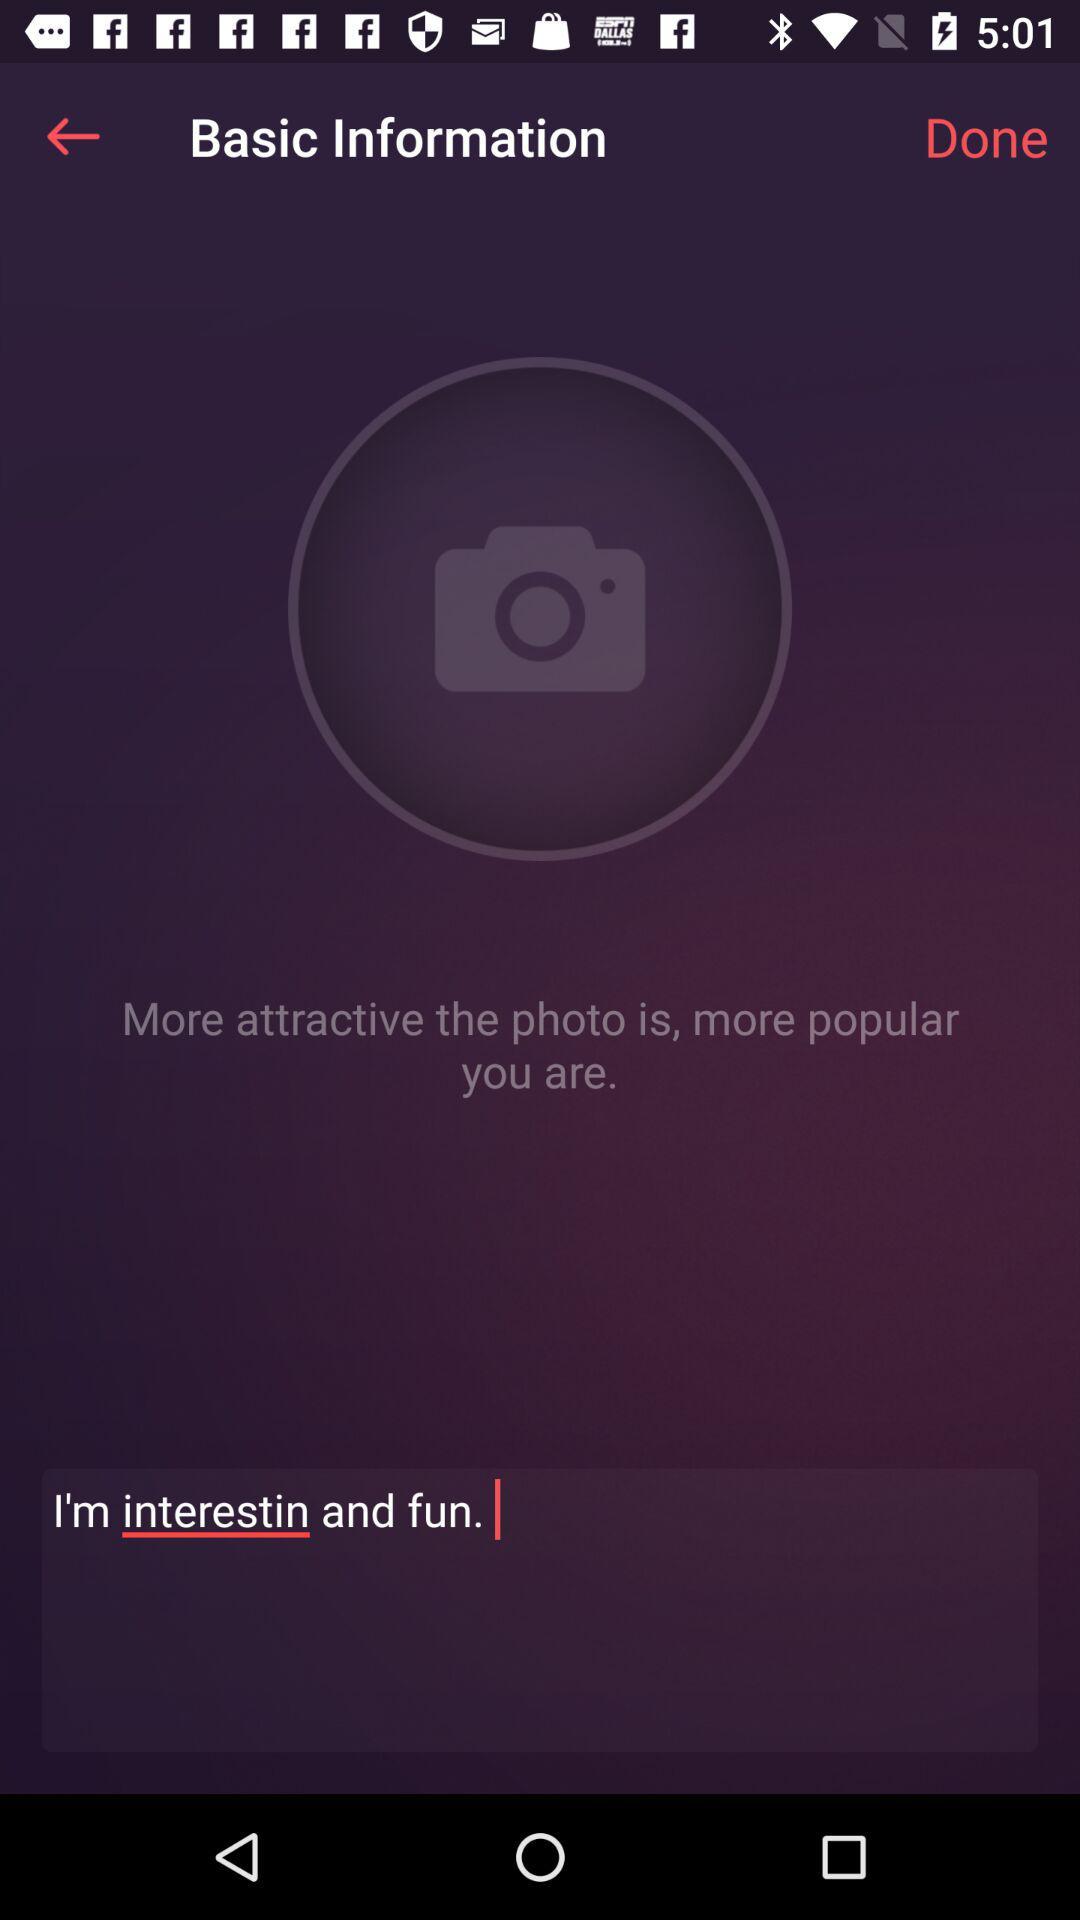  Describe the element at coordinates (72, 135) in the screenshot. I see `icon above the more attractive the` at that location.